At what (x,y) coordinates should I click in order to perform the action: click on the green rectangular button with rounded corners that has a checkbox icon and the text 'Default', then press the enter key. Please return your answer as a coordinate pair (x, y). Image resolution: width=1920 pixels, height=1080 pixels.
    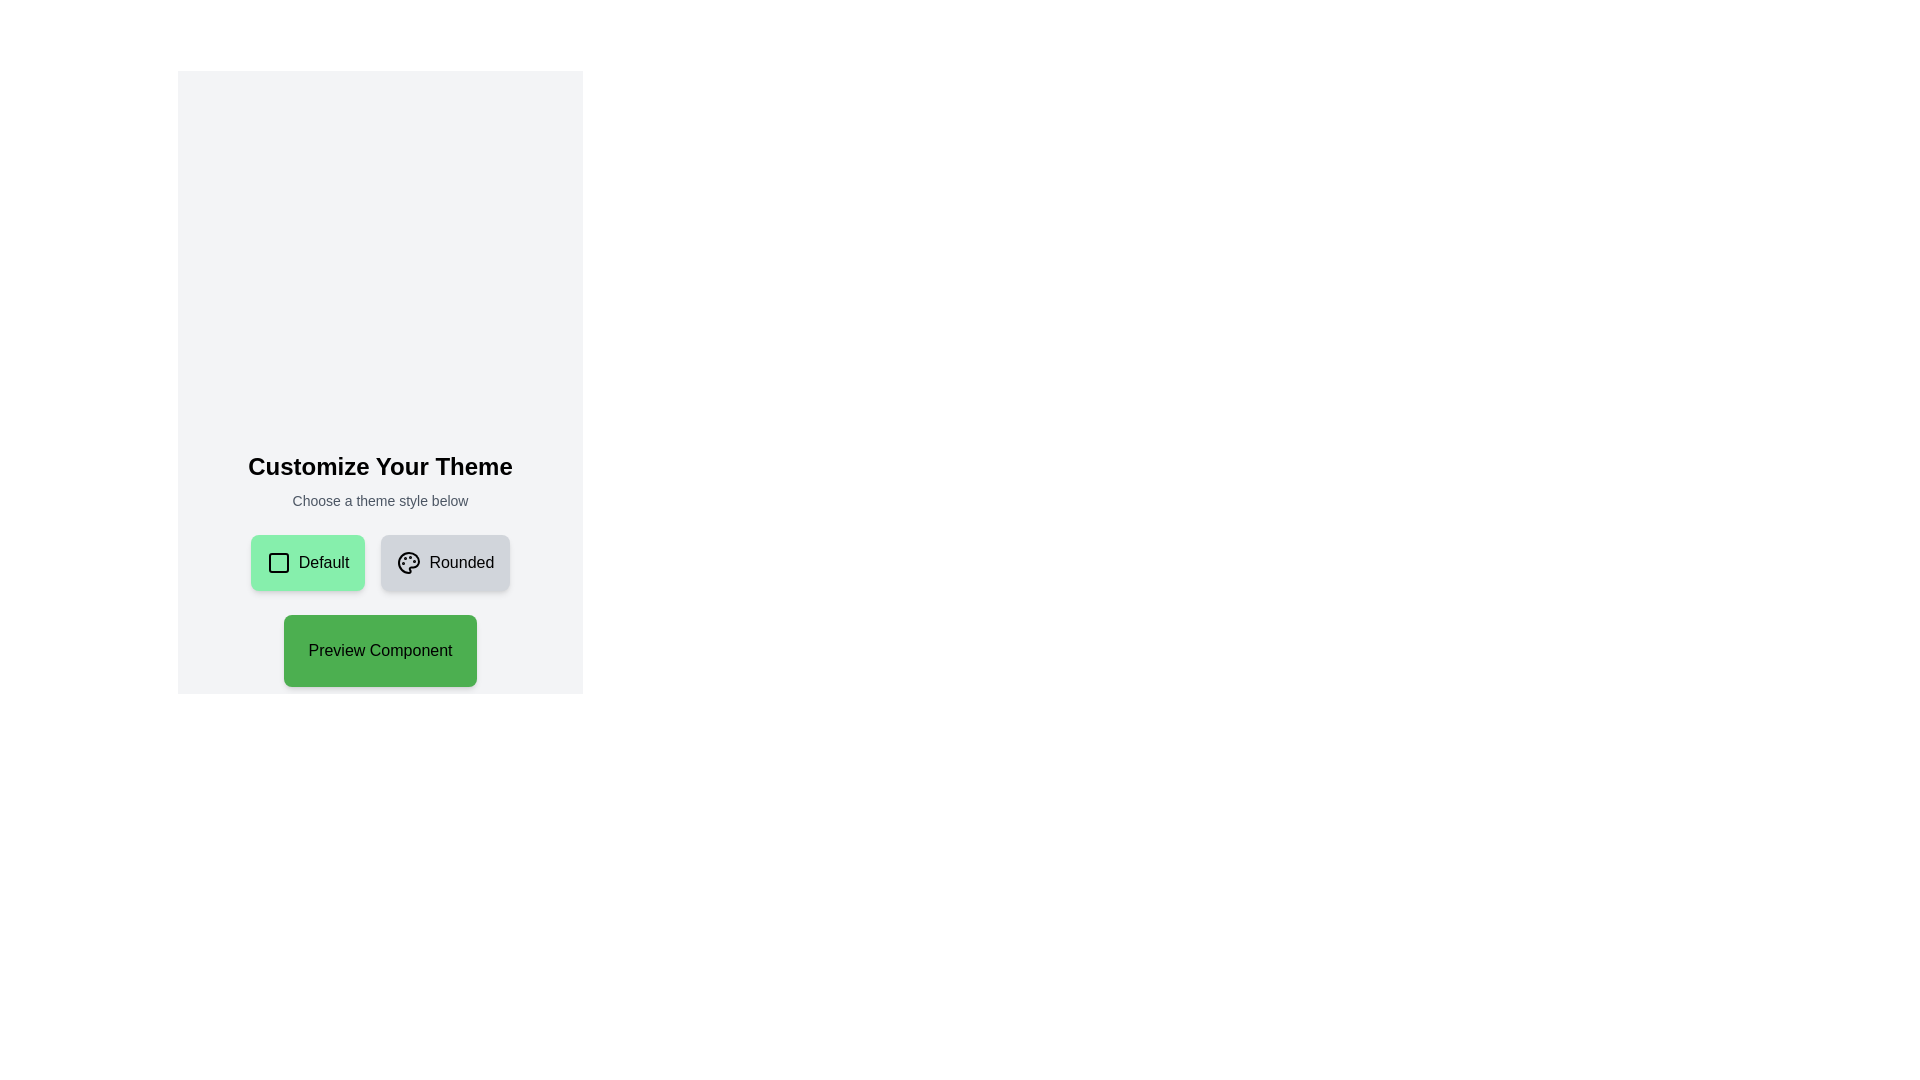
    Looking at the image, I should click on (306, 563).